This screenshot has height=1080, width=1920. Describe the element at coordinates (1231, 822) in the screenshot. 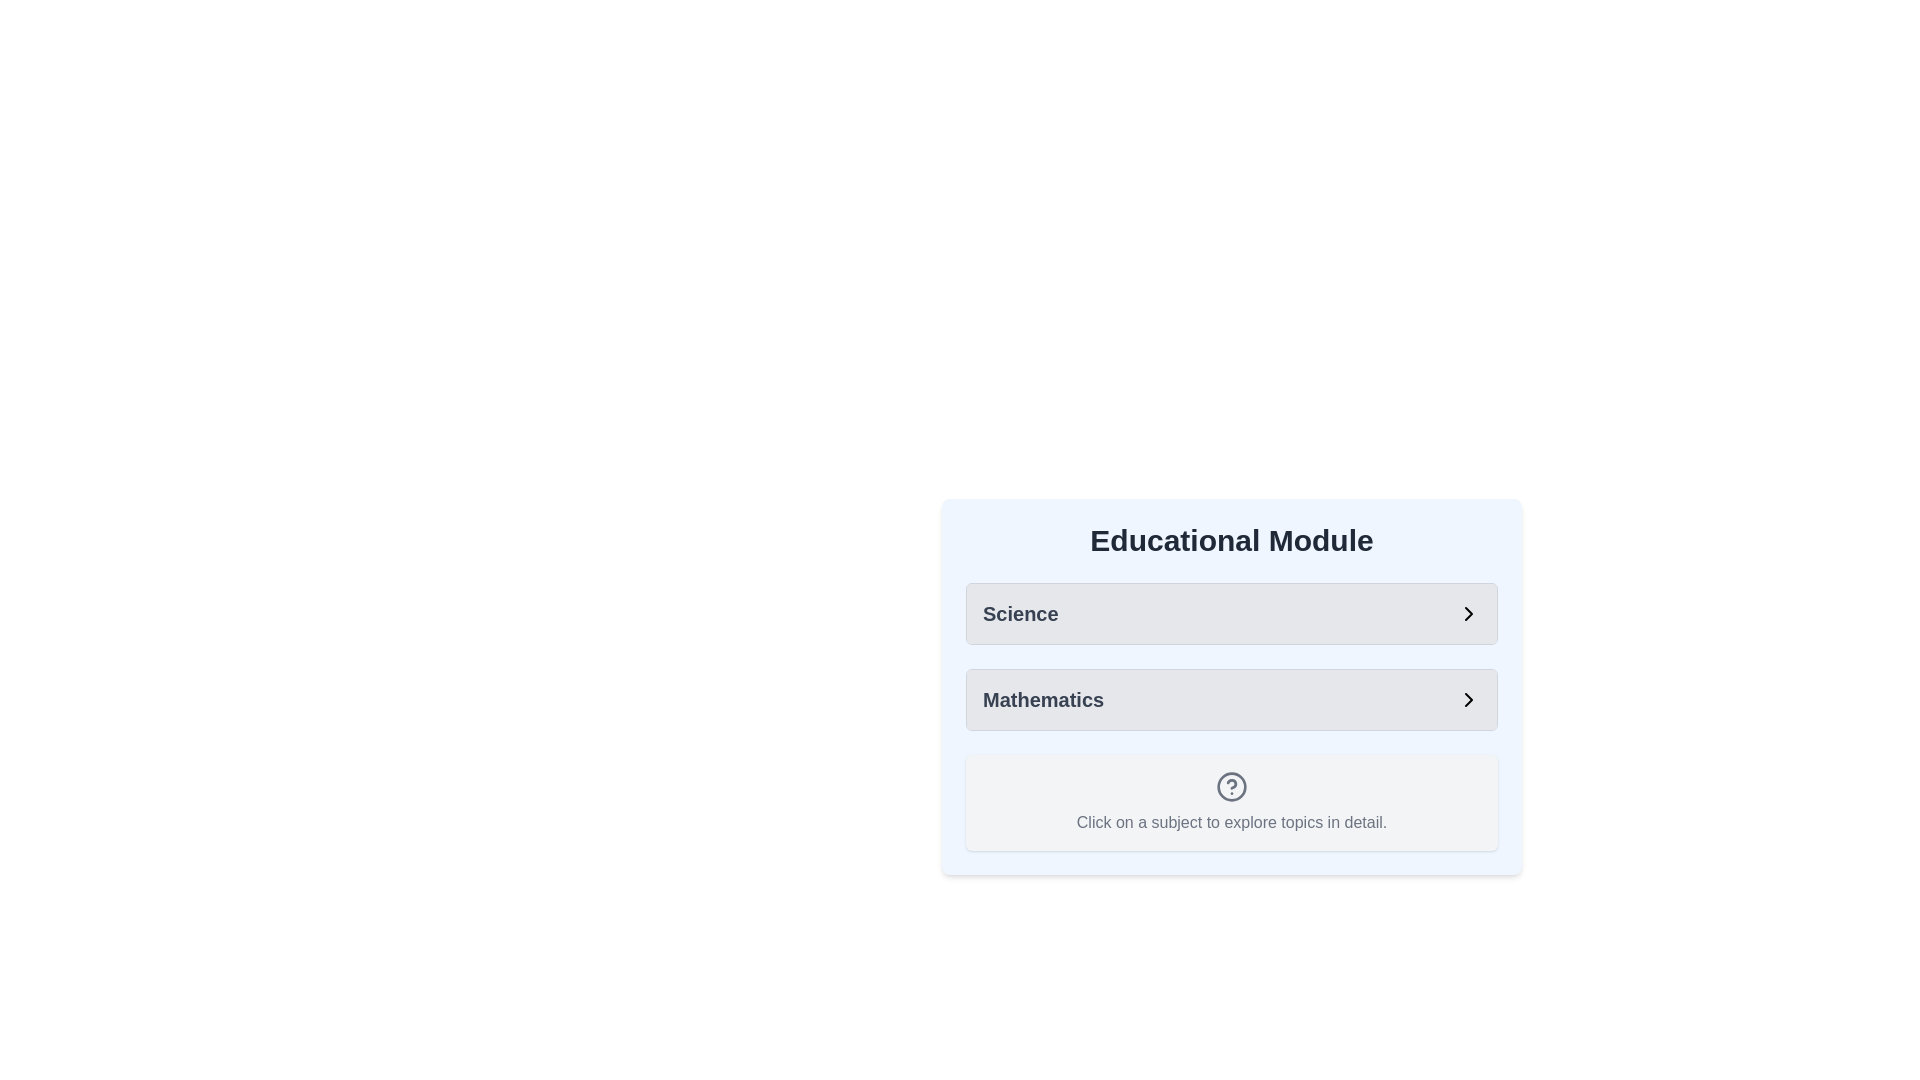

I see `the static text label that reads 'Click on a subject` at that location.